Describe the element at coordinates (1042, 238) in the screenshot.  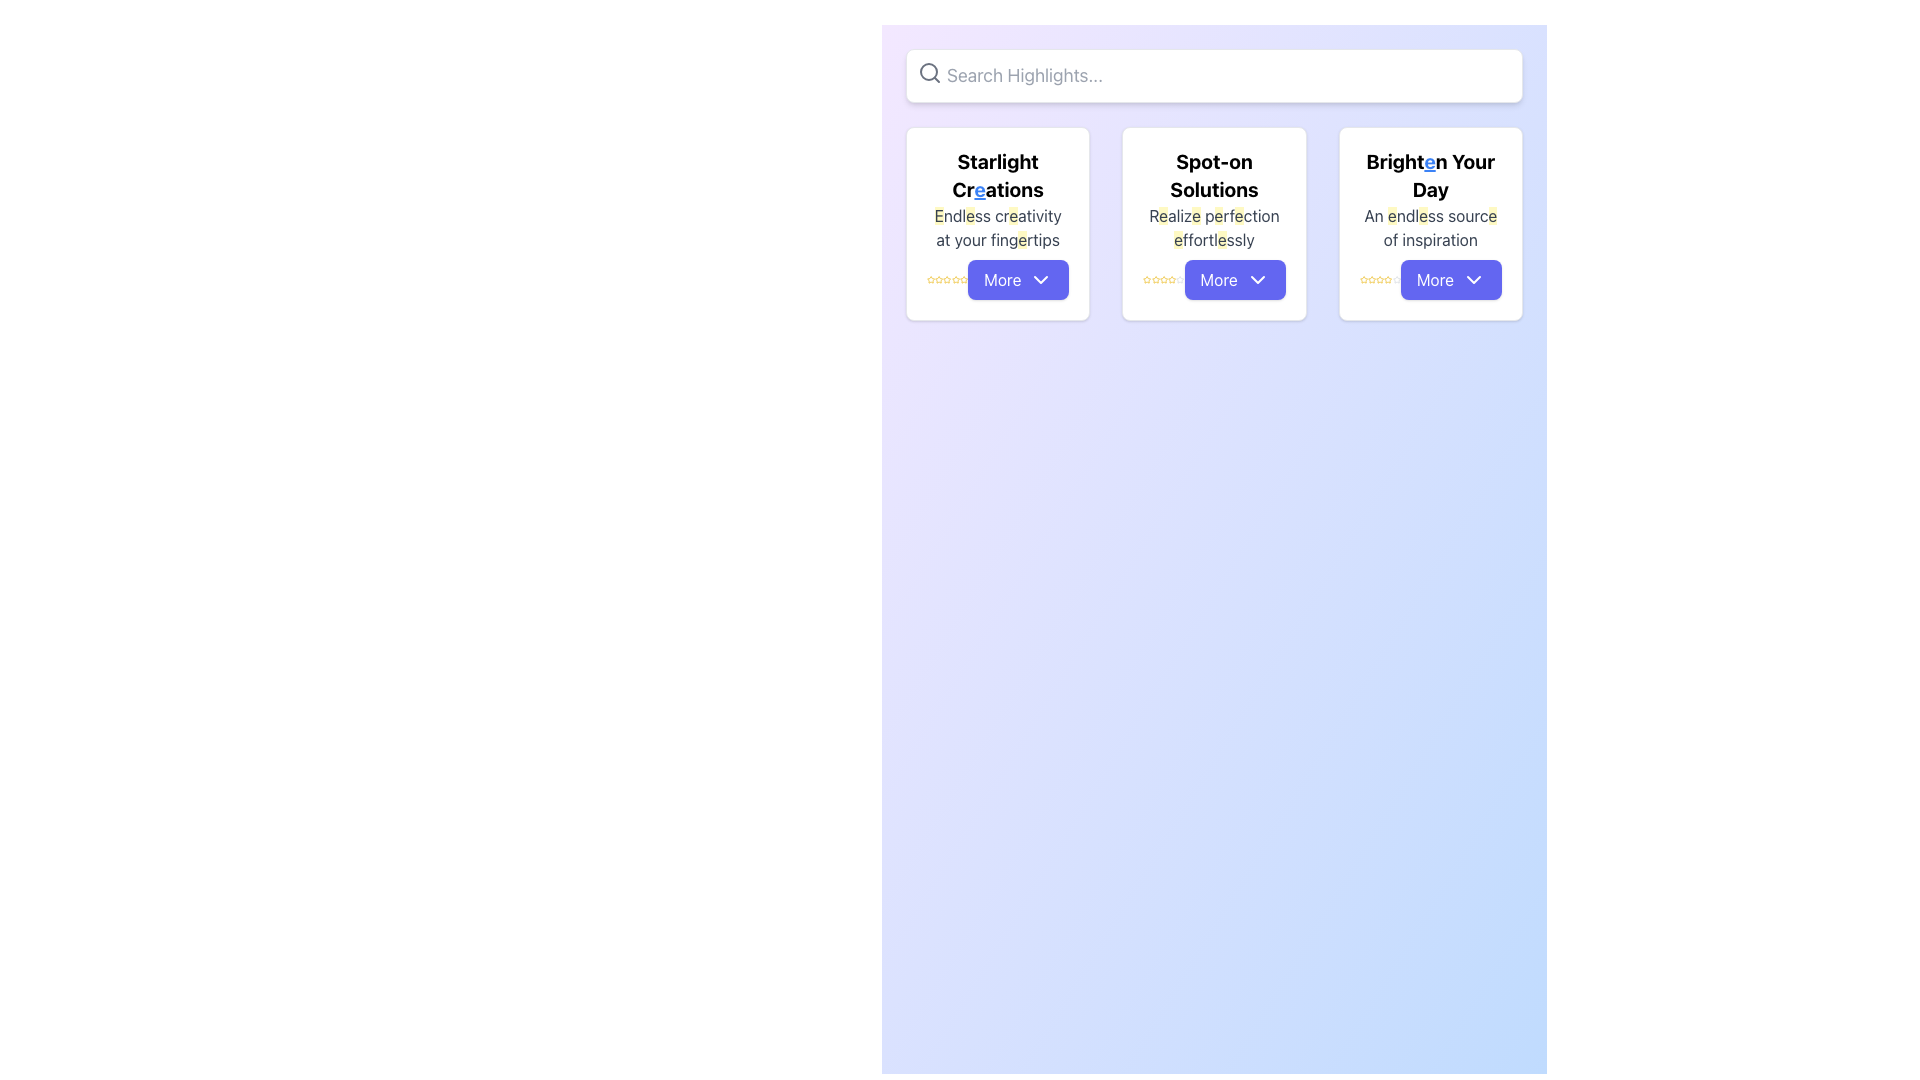
I see `the text 'rtips' located in the phrase 'at your fingertips' within the card titled 'Starlight Creations'` at that location.